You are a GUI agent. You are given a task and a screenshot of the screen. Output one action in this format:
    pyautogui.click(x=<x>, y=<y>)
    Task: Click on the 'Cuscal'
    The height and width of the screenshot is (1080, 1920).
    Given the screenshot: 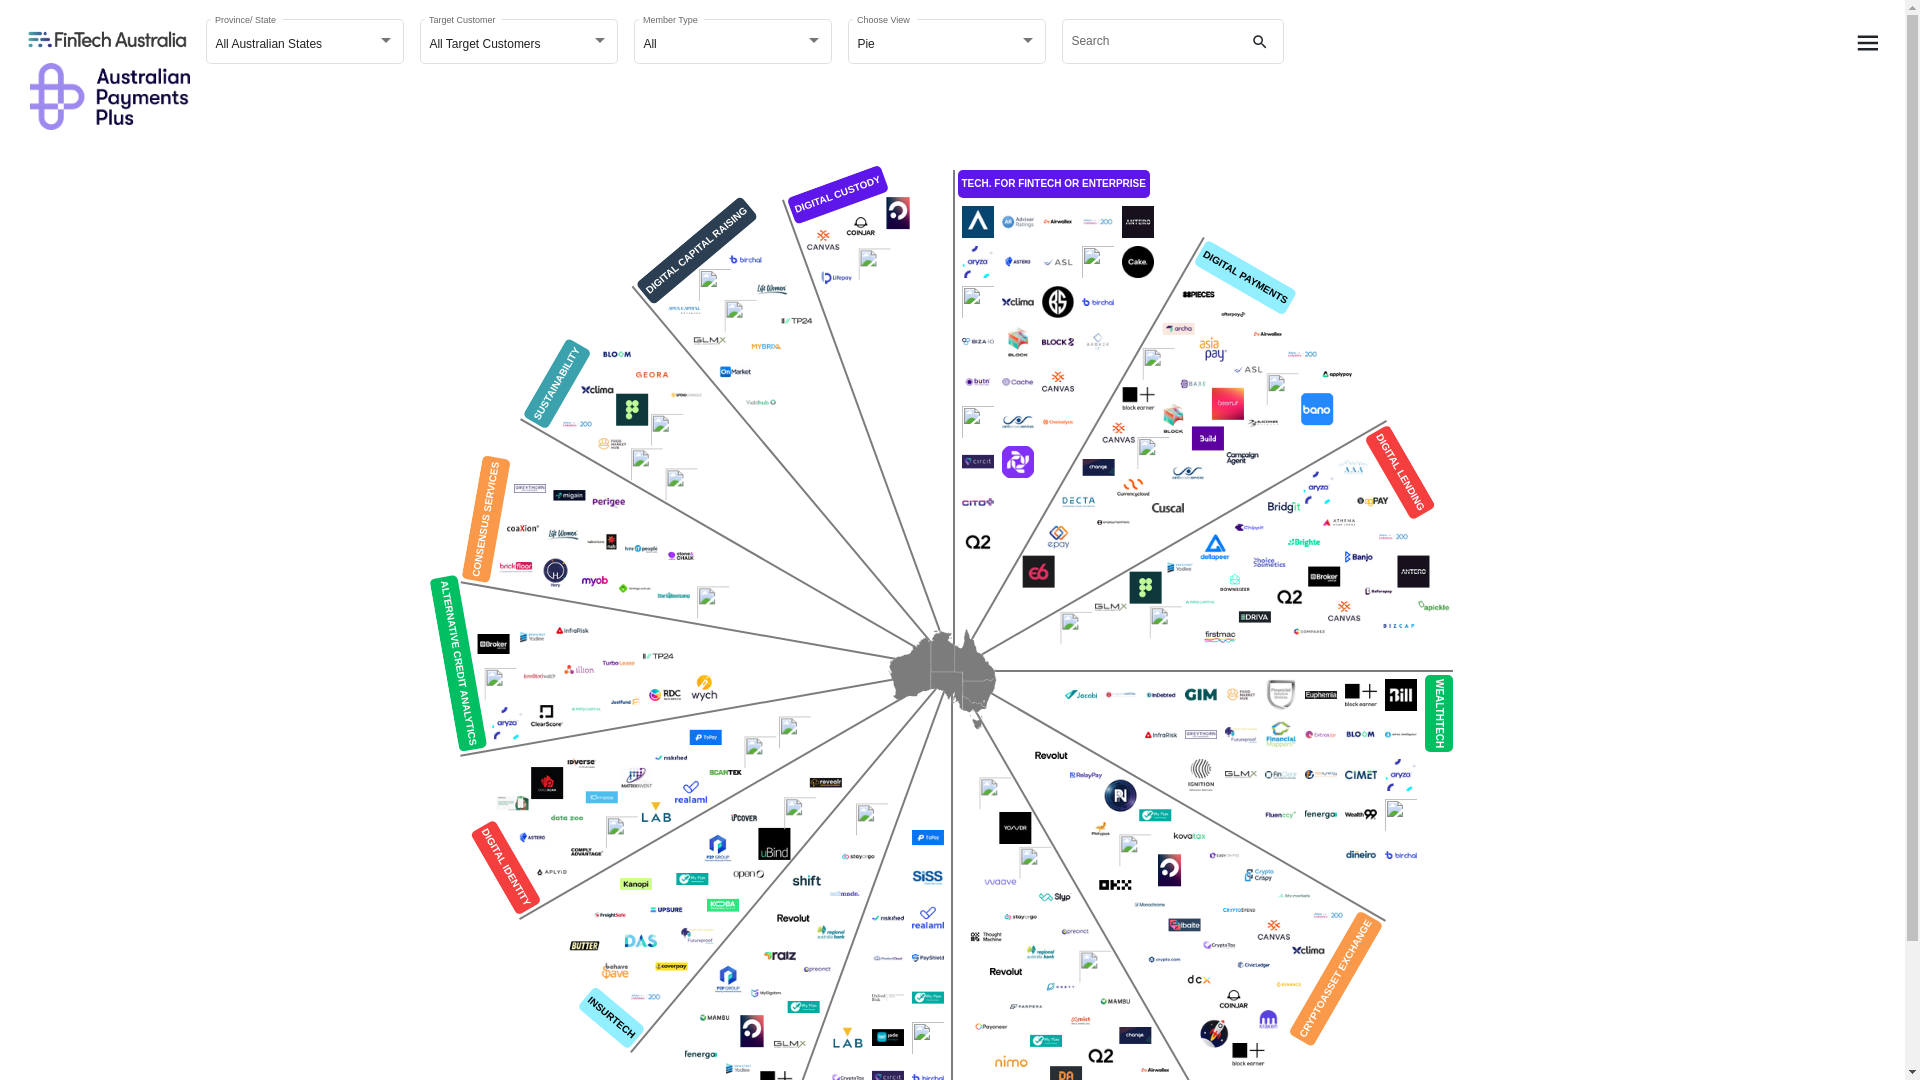 What is the action you would take?
    pyautogui.click(x=1166, y=507)
    